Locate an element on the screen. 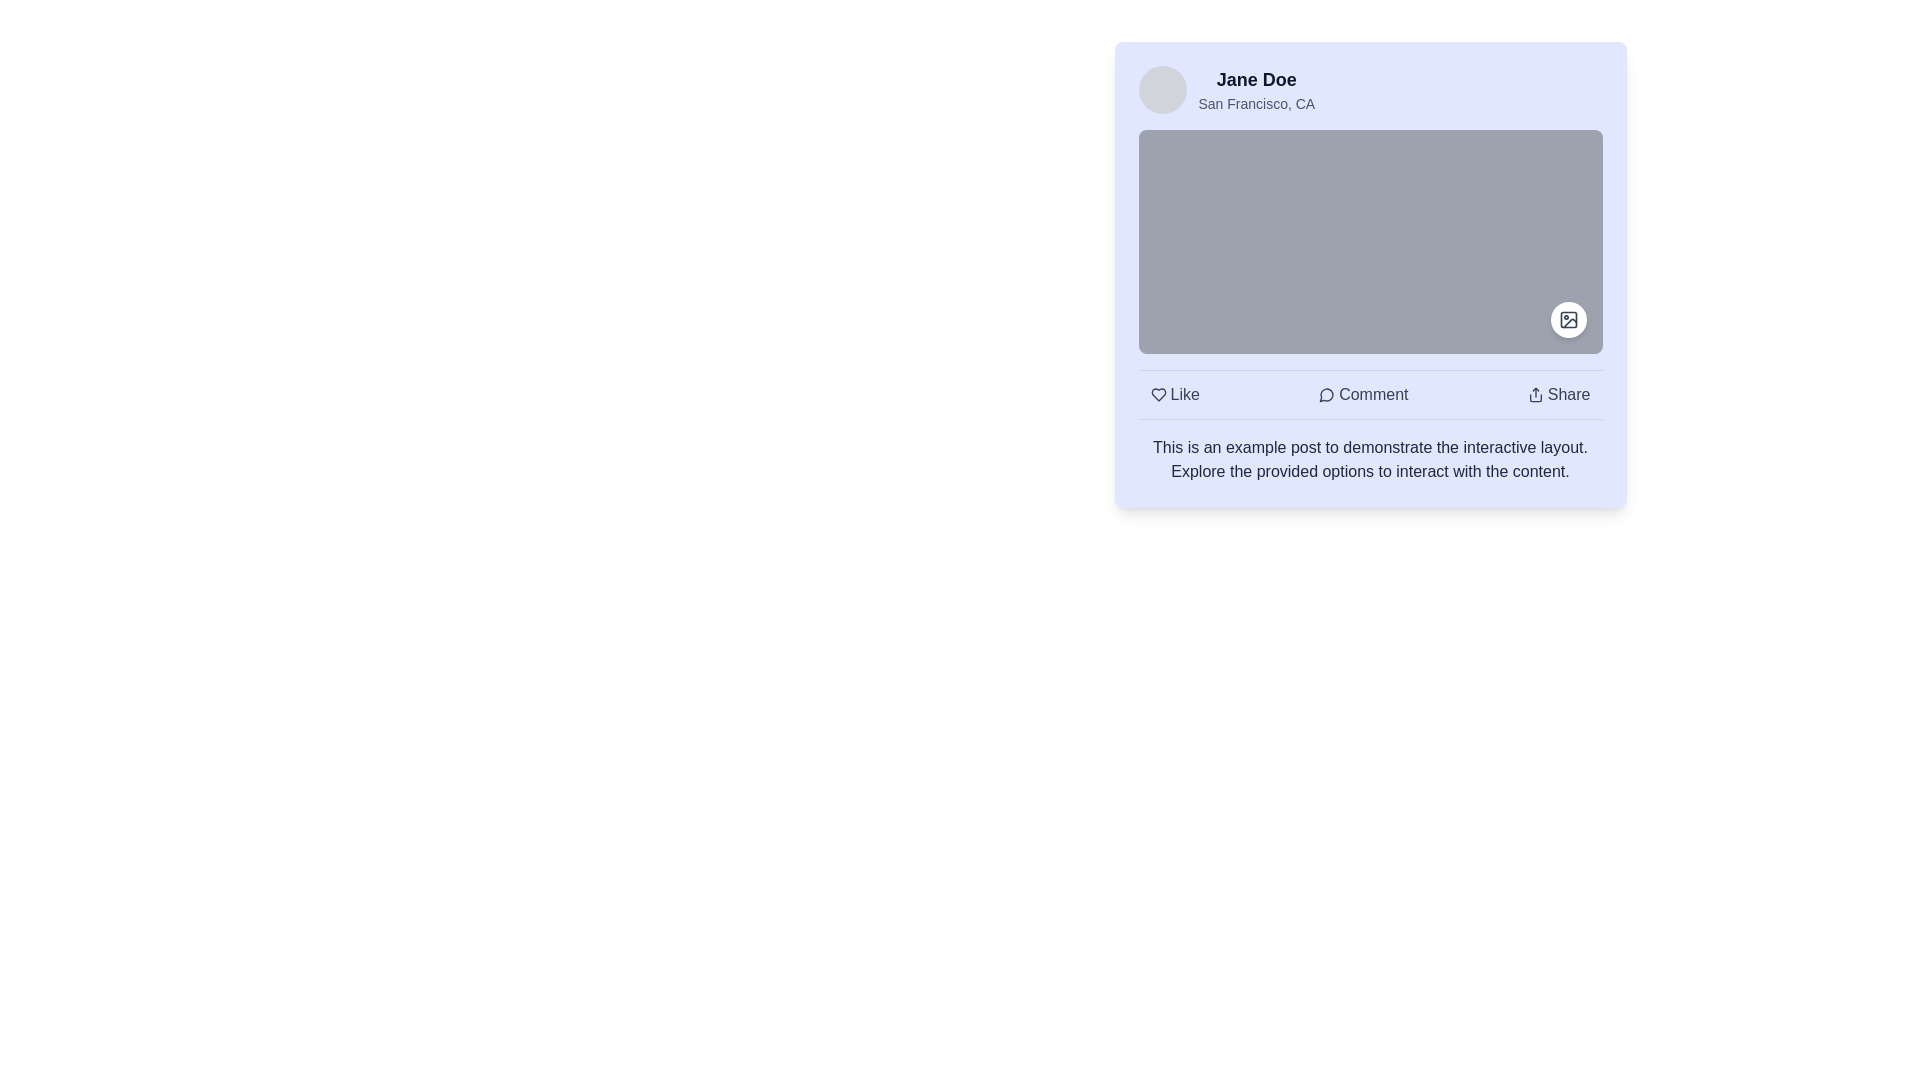 This screenshot has height=1080, width=1920. the heart-shaped vector graphic icon representing a 'like' action, located in the lower action bar of the post card, immediately adjacent to the 'Like' text label is located at coordinates (1158, 394).